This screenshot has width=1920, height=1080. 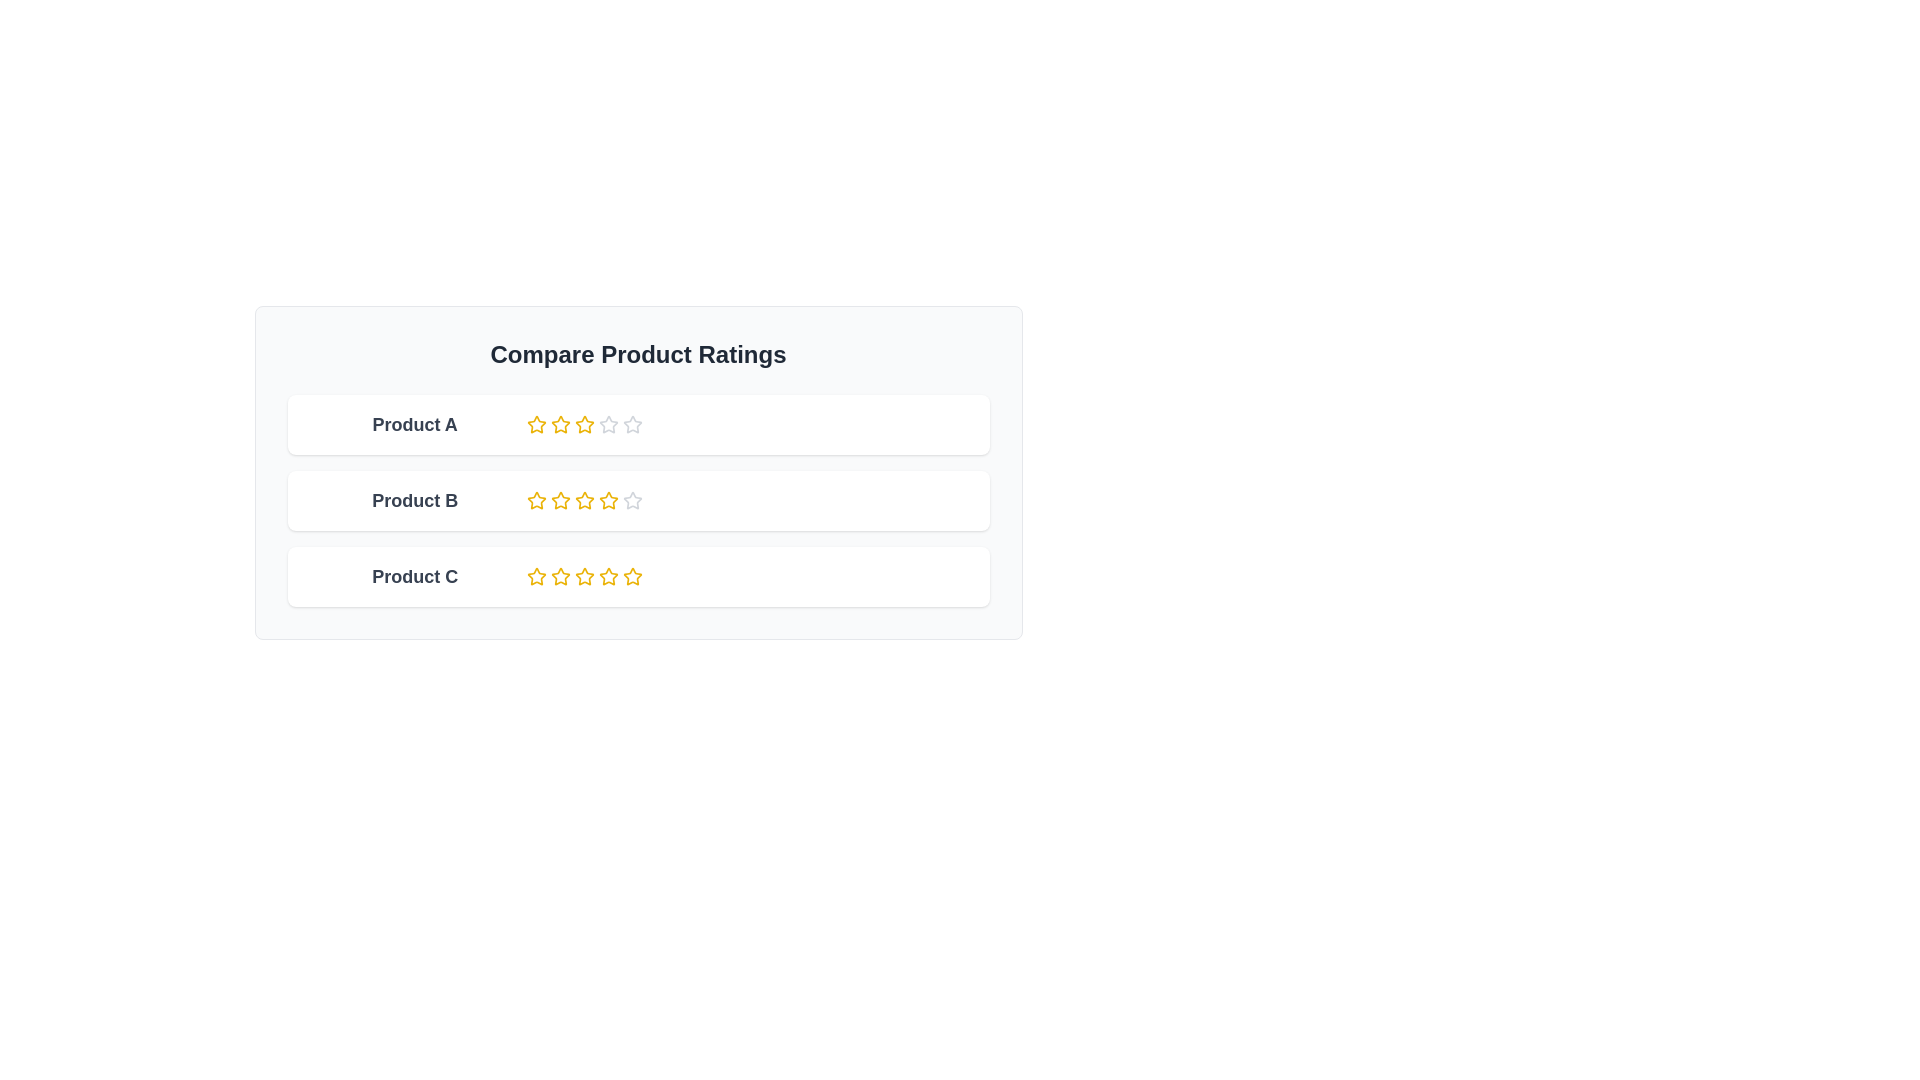 What do you see at coordinates (631, 499) in the screenshot?
I see `the third star icon in the rating component for 'Product B'` at bounding box center [631, 499].